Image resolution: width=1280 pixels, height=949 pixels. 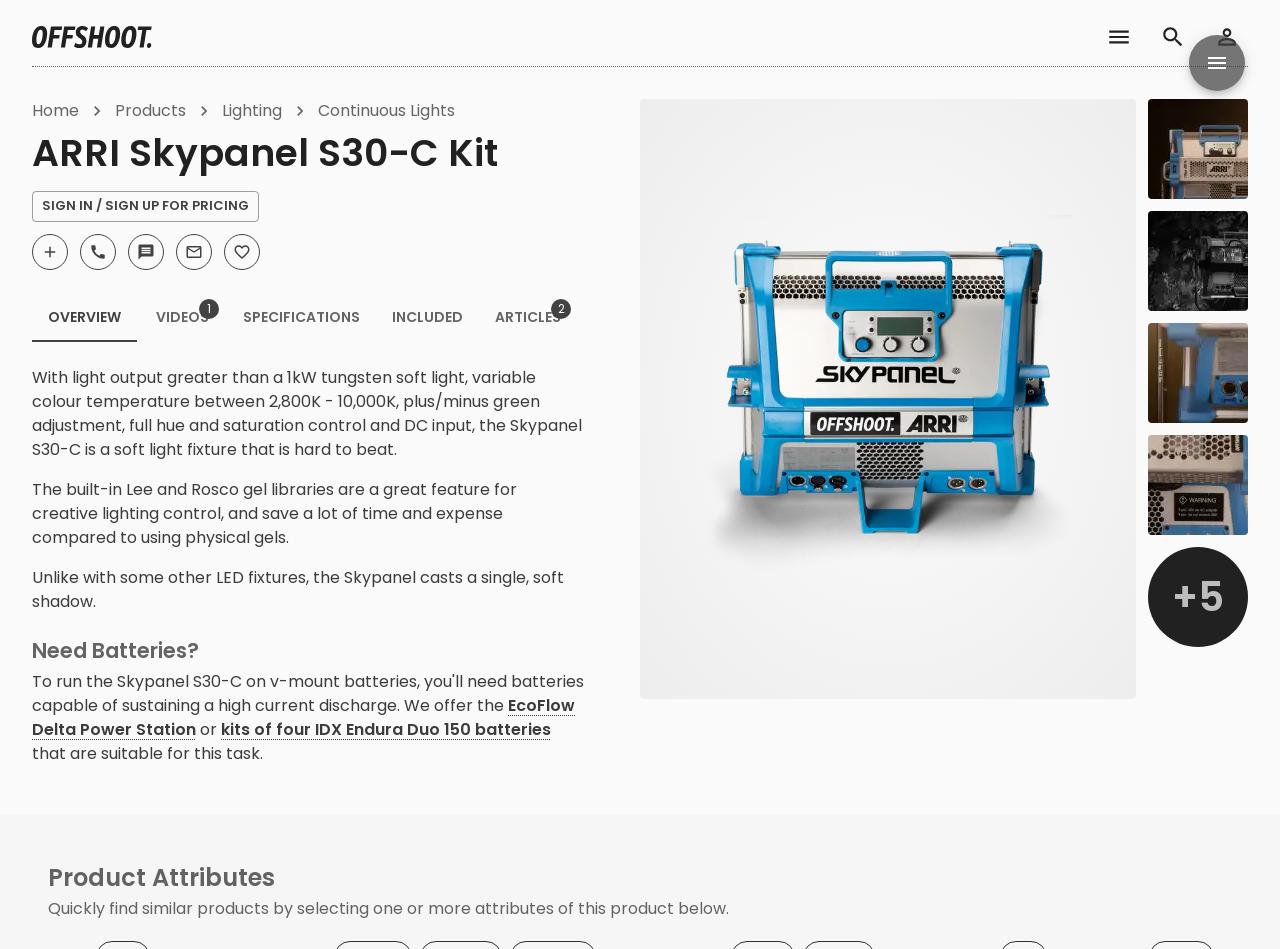 What do you see at coordinates (114, 649) in the screenshot?
I see `'Need Batteries?'` at bounding box center [114, 649].